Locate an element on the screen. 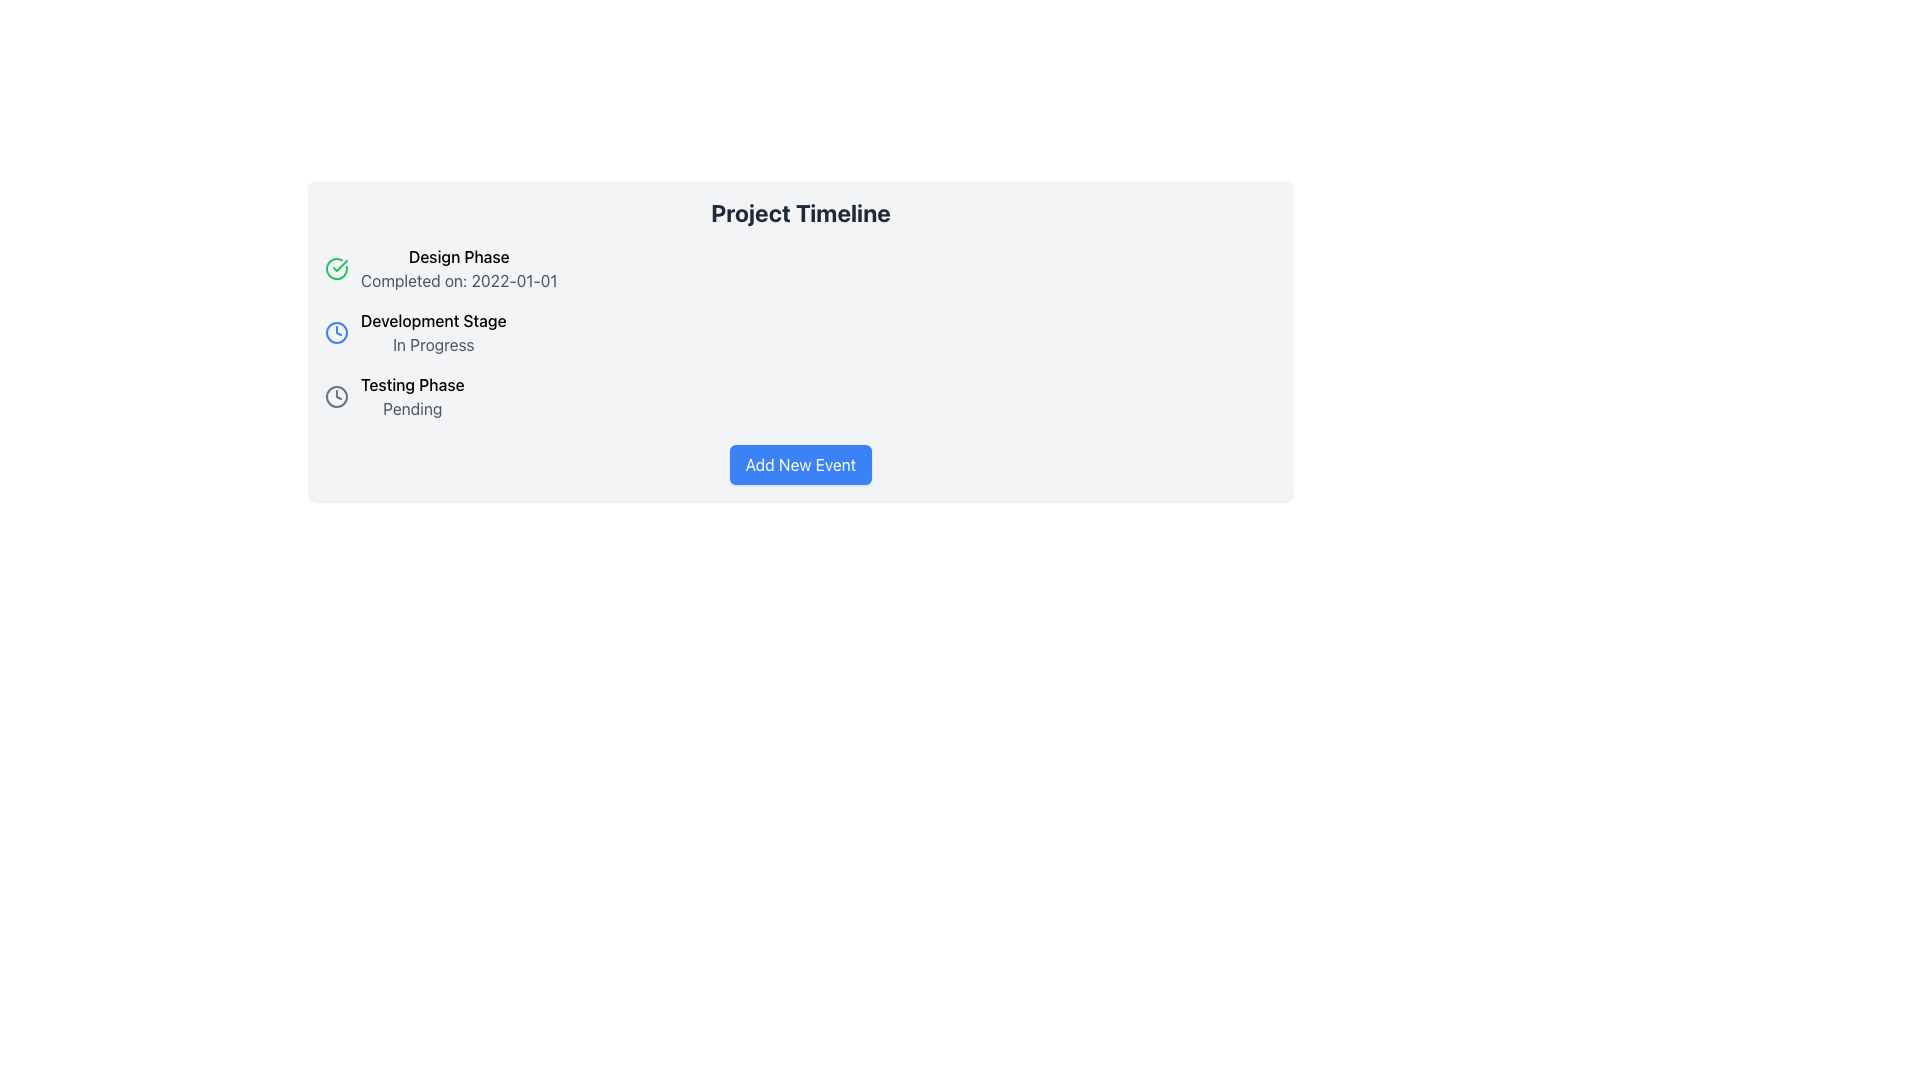  the static text element that serves as the title for the initial phase in the project timeline is located at coordinates (458, 256).